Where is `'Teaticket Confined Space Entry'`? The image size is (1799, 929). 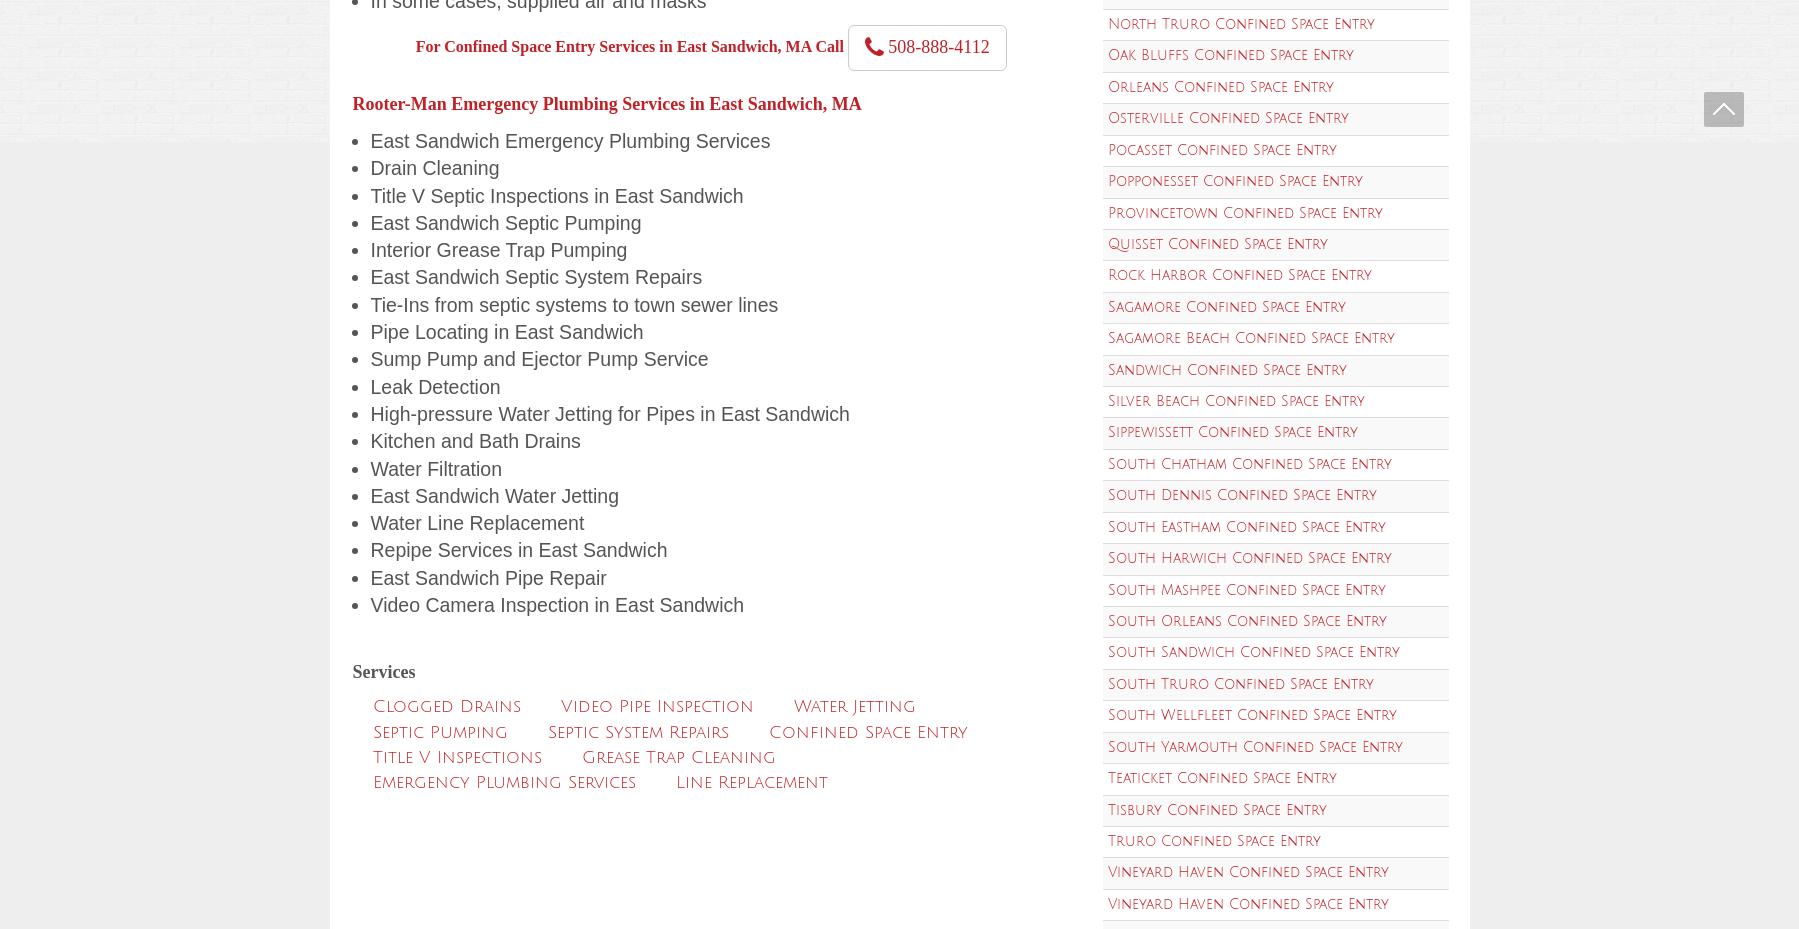
'Teaticket Confined Space Entry' is located at coordinates (1221, 777).